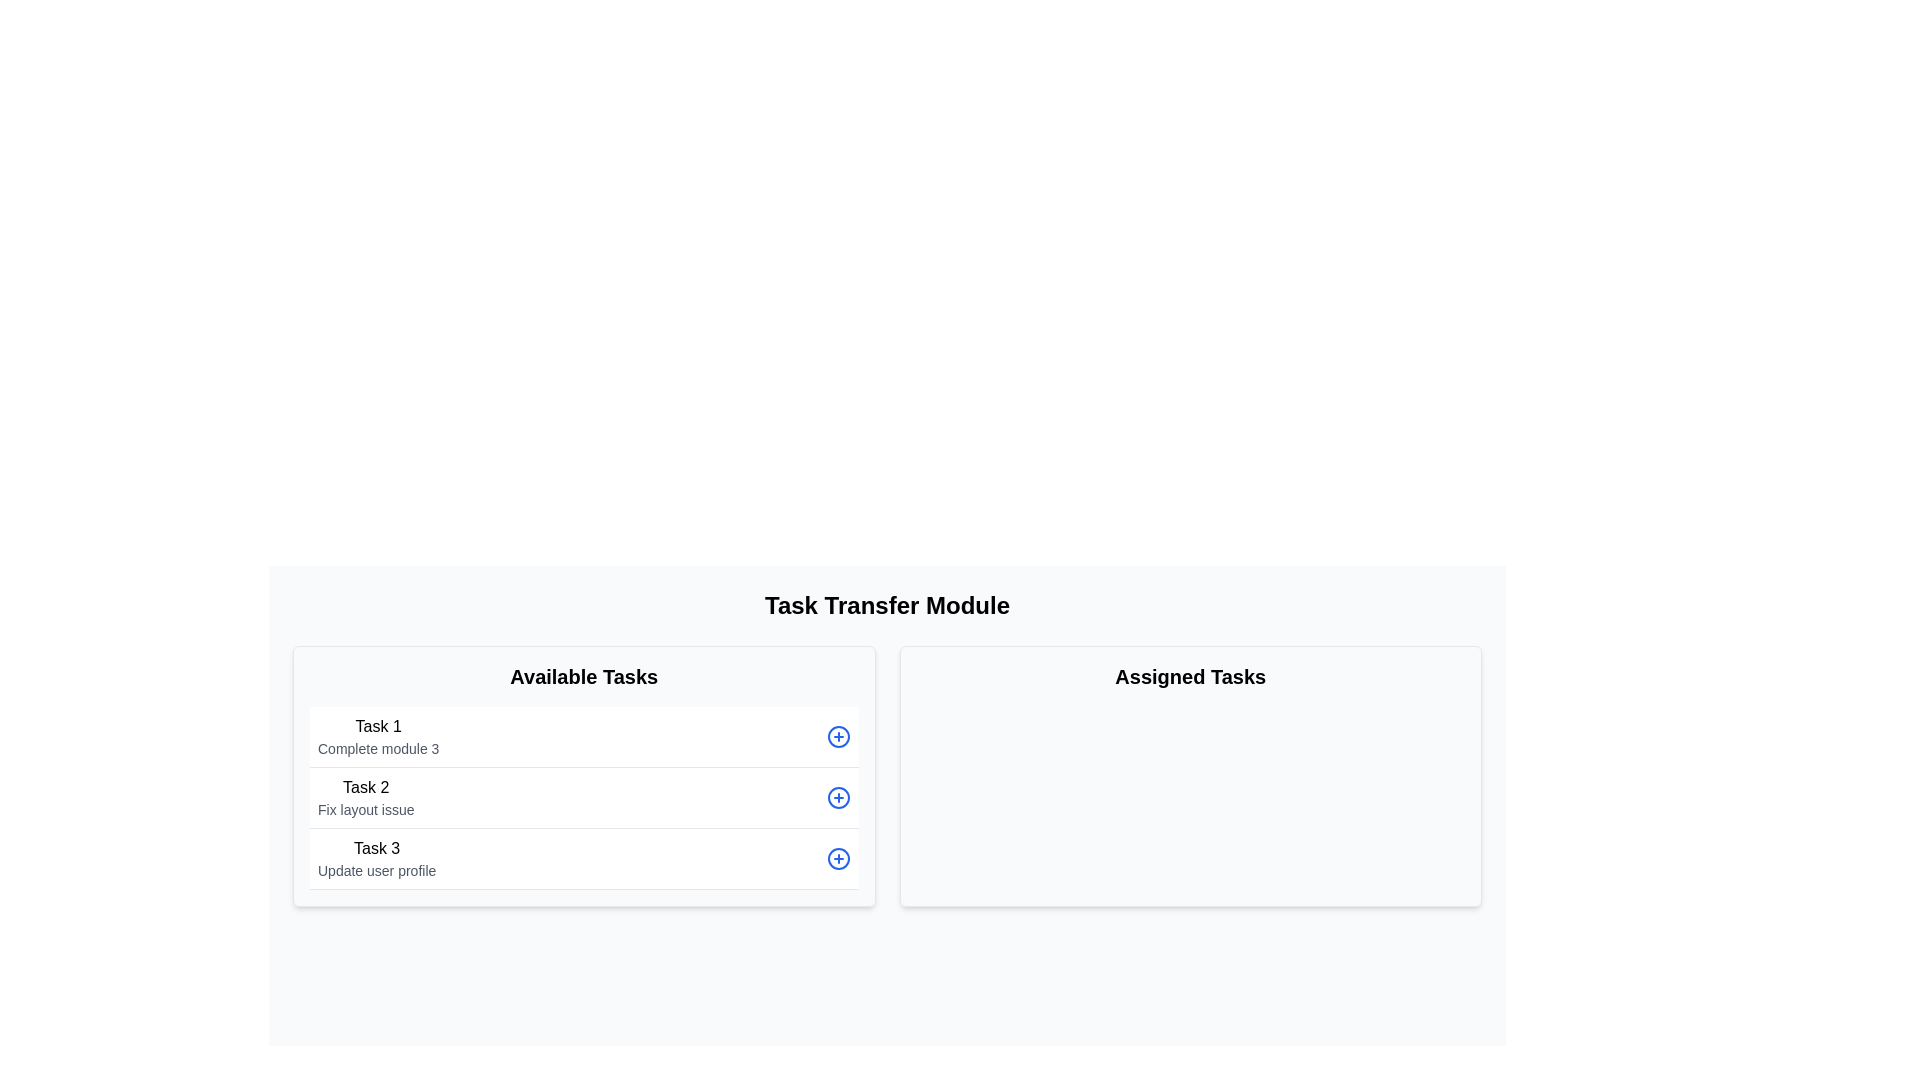 Image resolution: width=1920 pixels, height=1080 pixels. I want to click on the Label element displaying 'Fix layout issue' which is positioned under 'Task 2' in the 'Available Tasks' section, so click(366, 810).